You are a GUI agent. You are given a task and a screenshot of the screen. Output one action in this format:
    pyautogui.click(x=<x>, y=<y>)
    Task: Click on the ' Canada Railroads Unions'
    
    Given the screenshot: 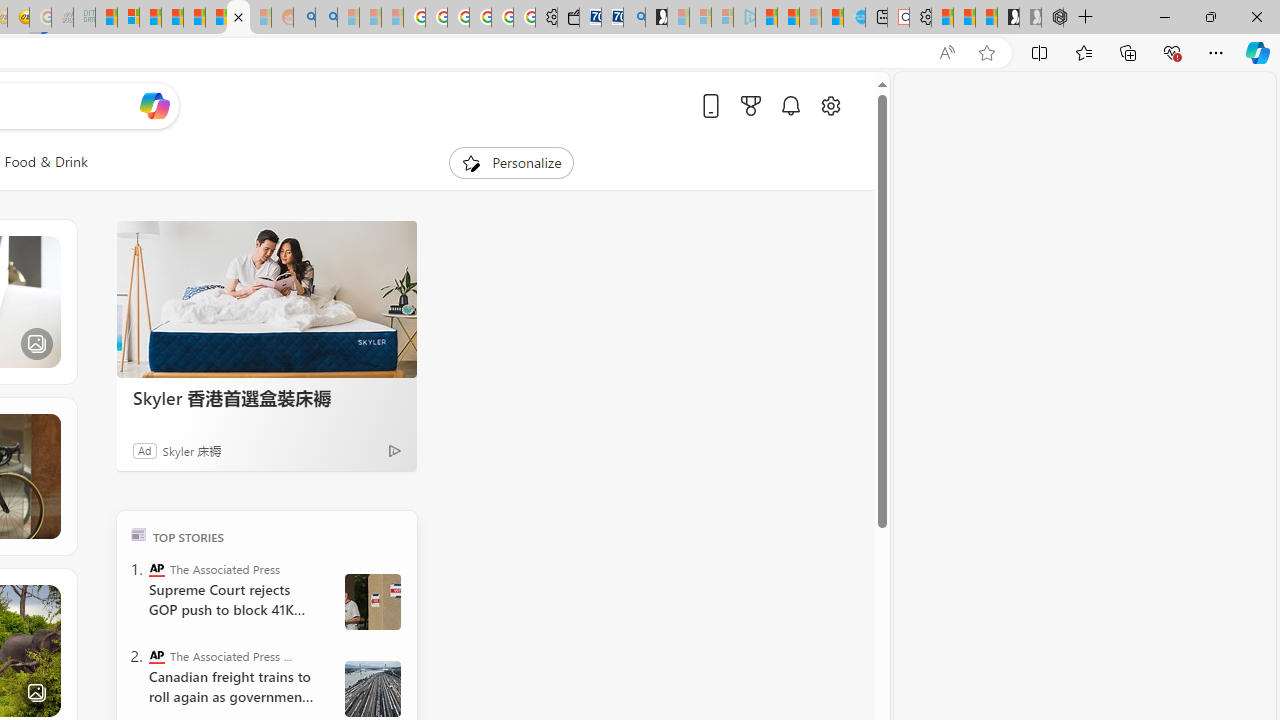 What is the action you would take?
    pyautogui.click(x=373, y=688)
    